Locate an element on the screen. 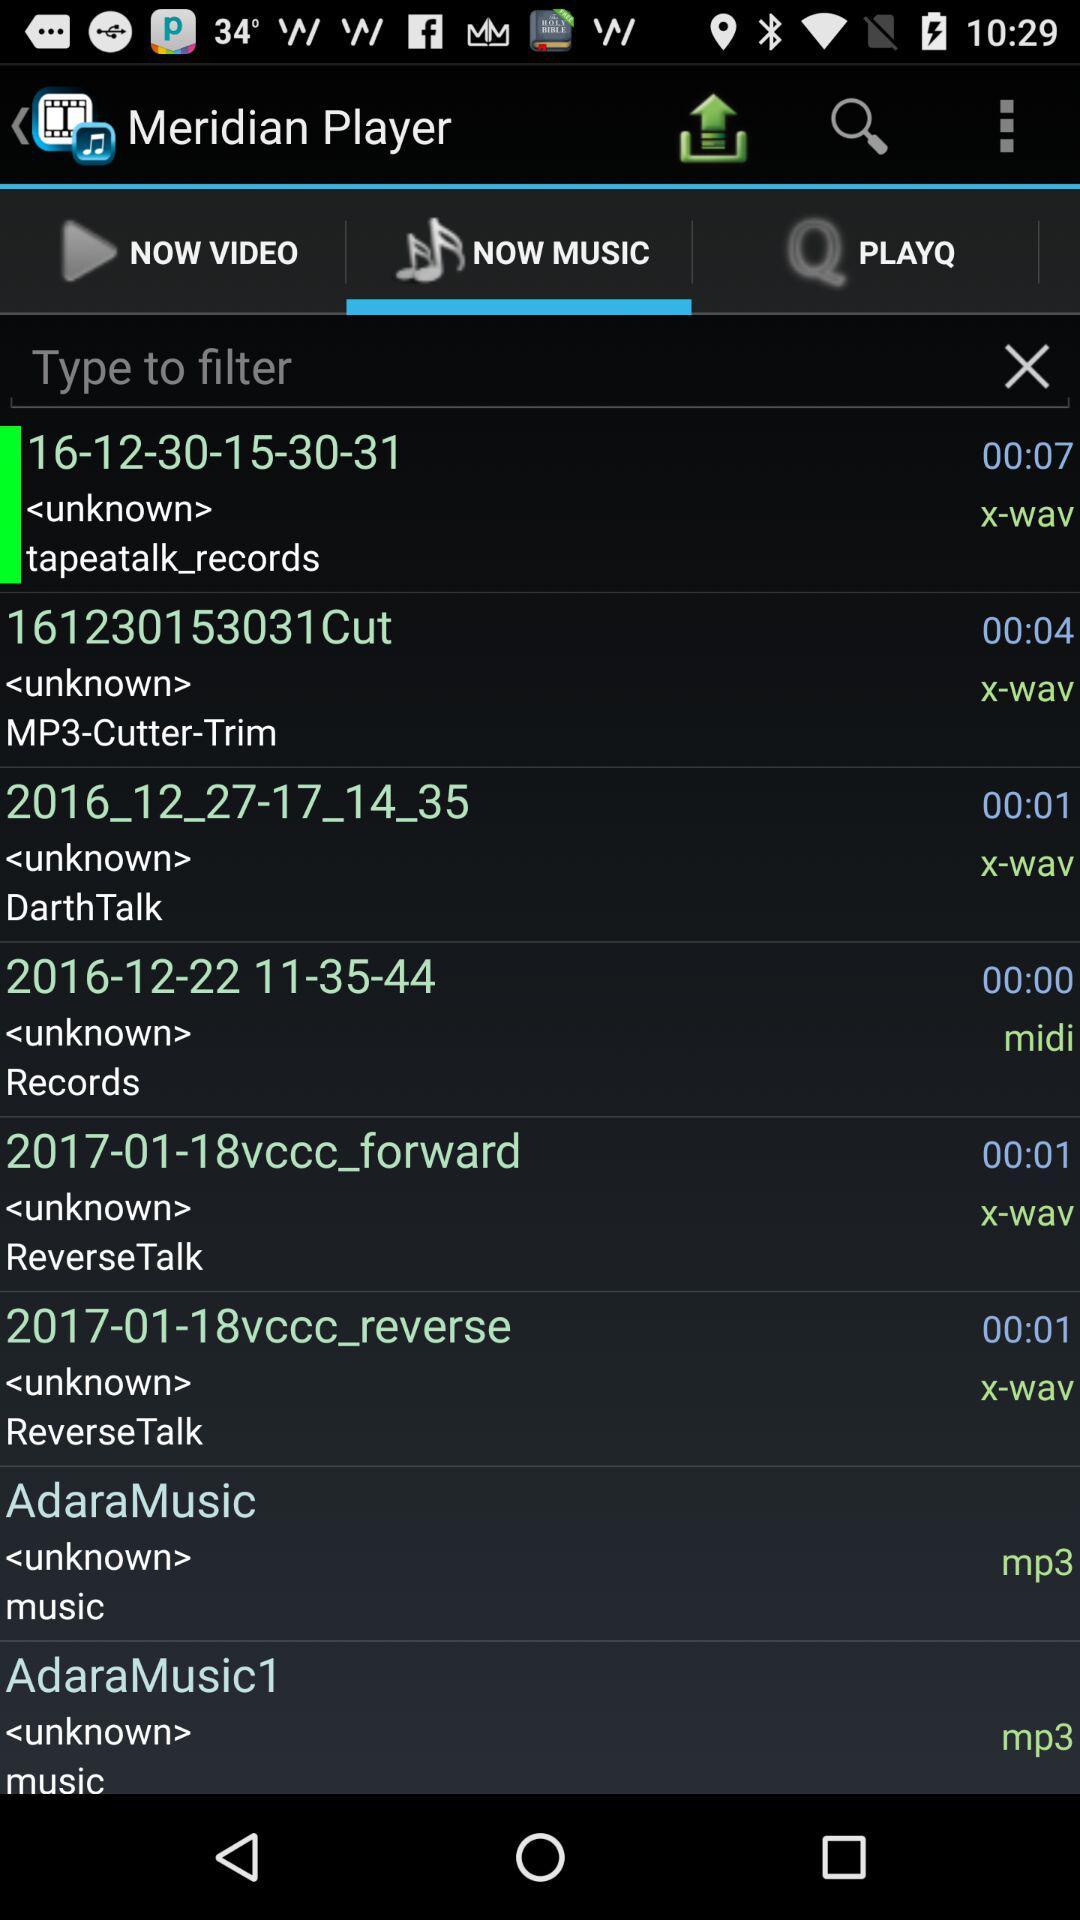  the icon next to 16 12 30 item is located at coordinates (10, 504).